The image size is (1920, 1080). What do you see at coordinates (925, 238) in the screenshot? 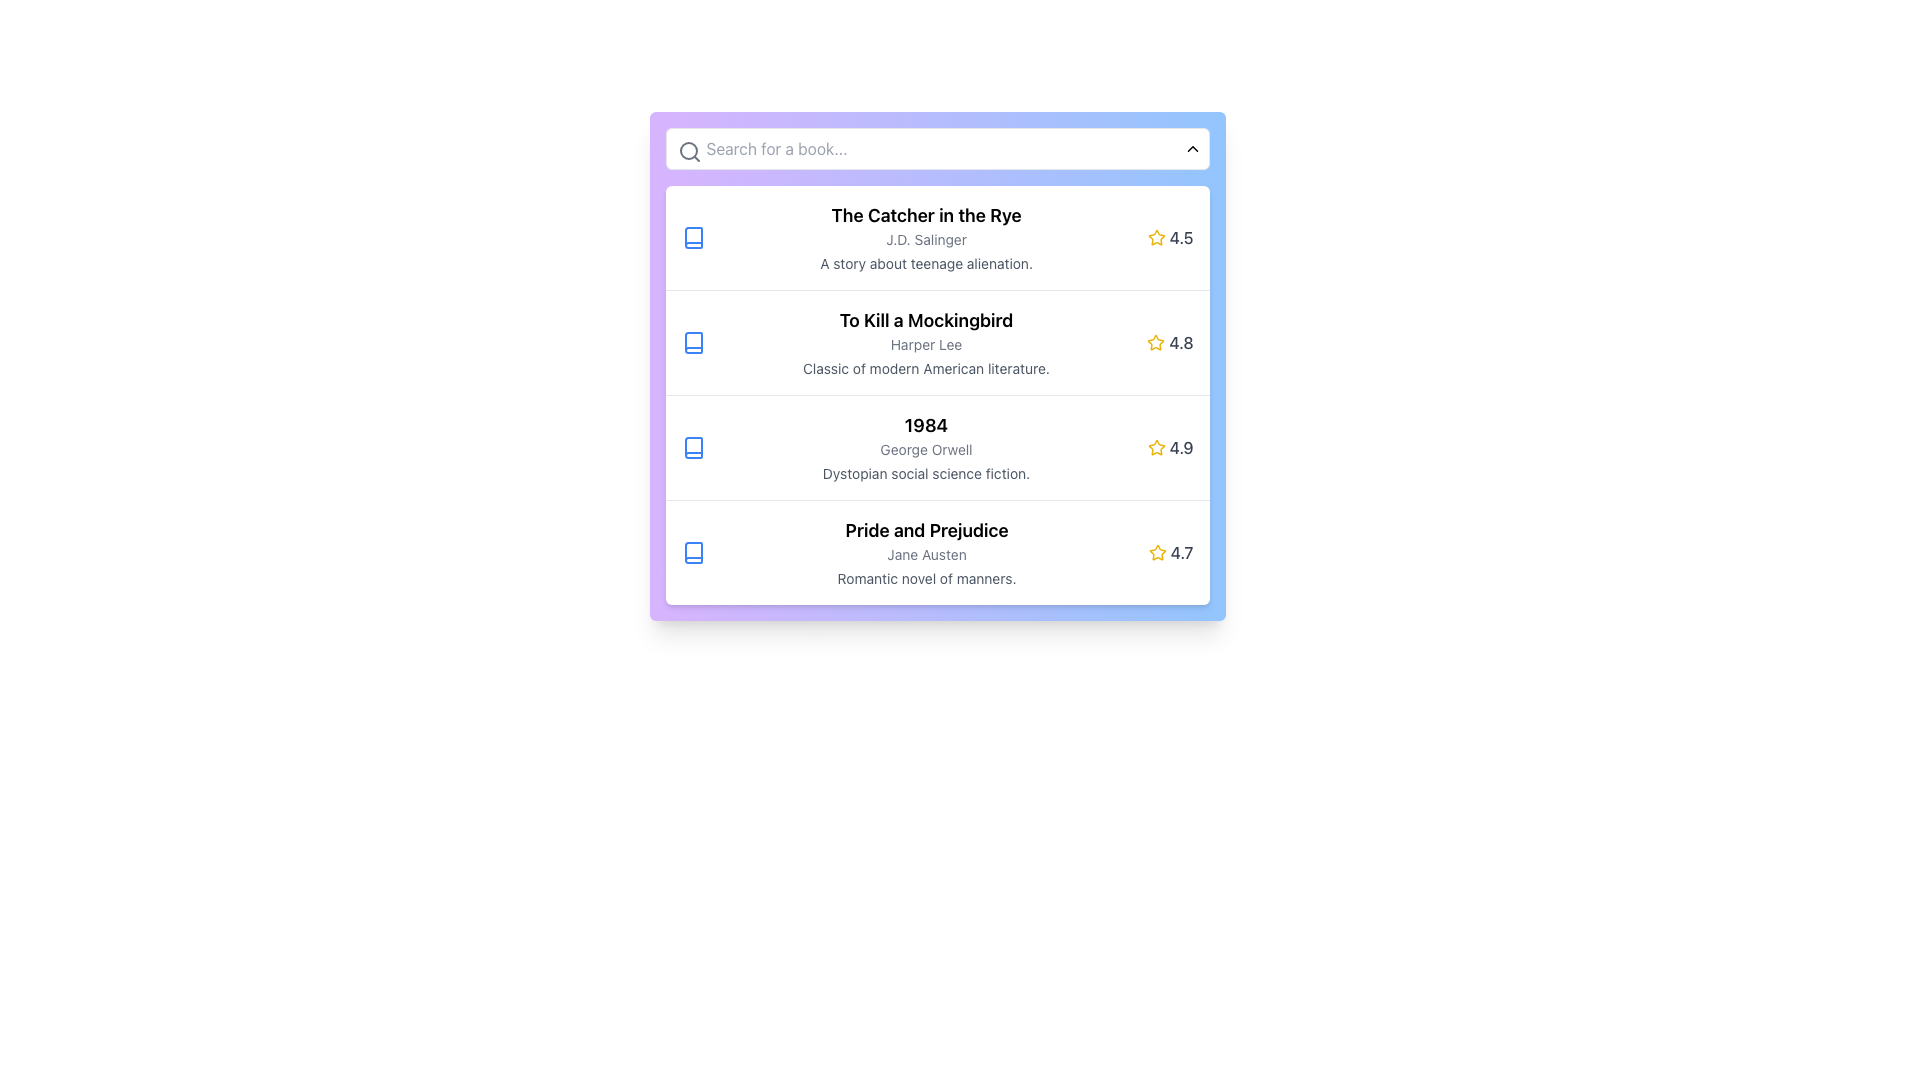
I see `the author label text element that provides information about the book 'The Catcher in the Rye', located below the title and above the description` at bounding box center [925, 238].